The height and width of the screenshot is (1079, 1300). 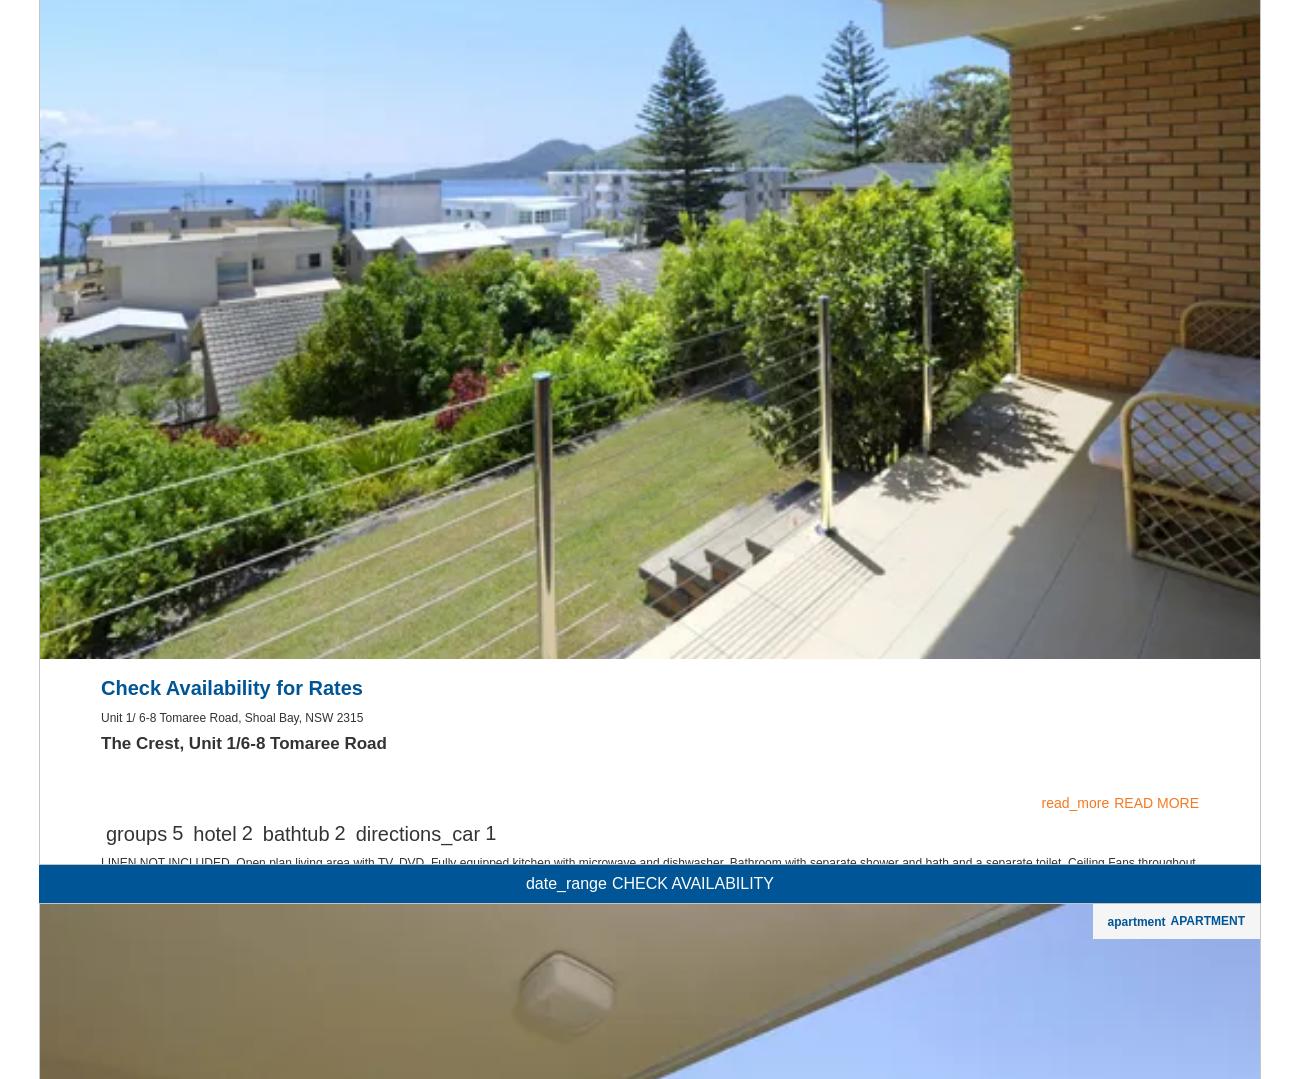 I want to click on 'APARTMENT', so click(x=1206, y=133).